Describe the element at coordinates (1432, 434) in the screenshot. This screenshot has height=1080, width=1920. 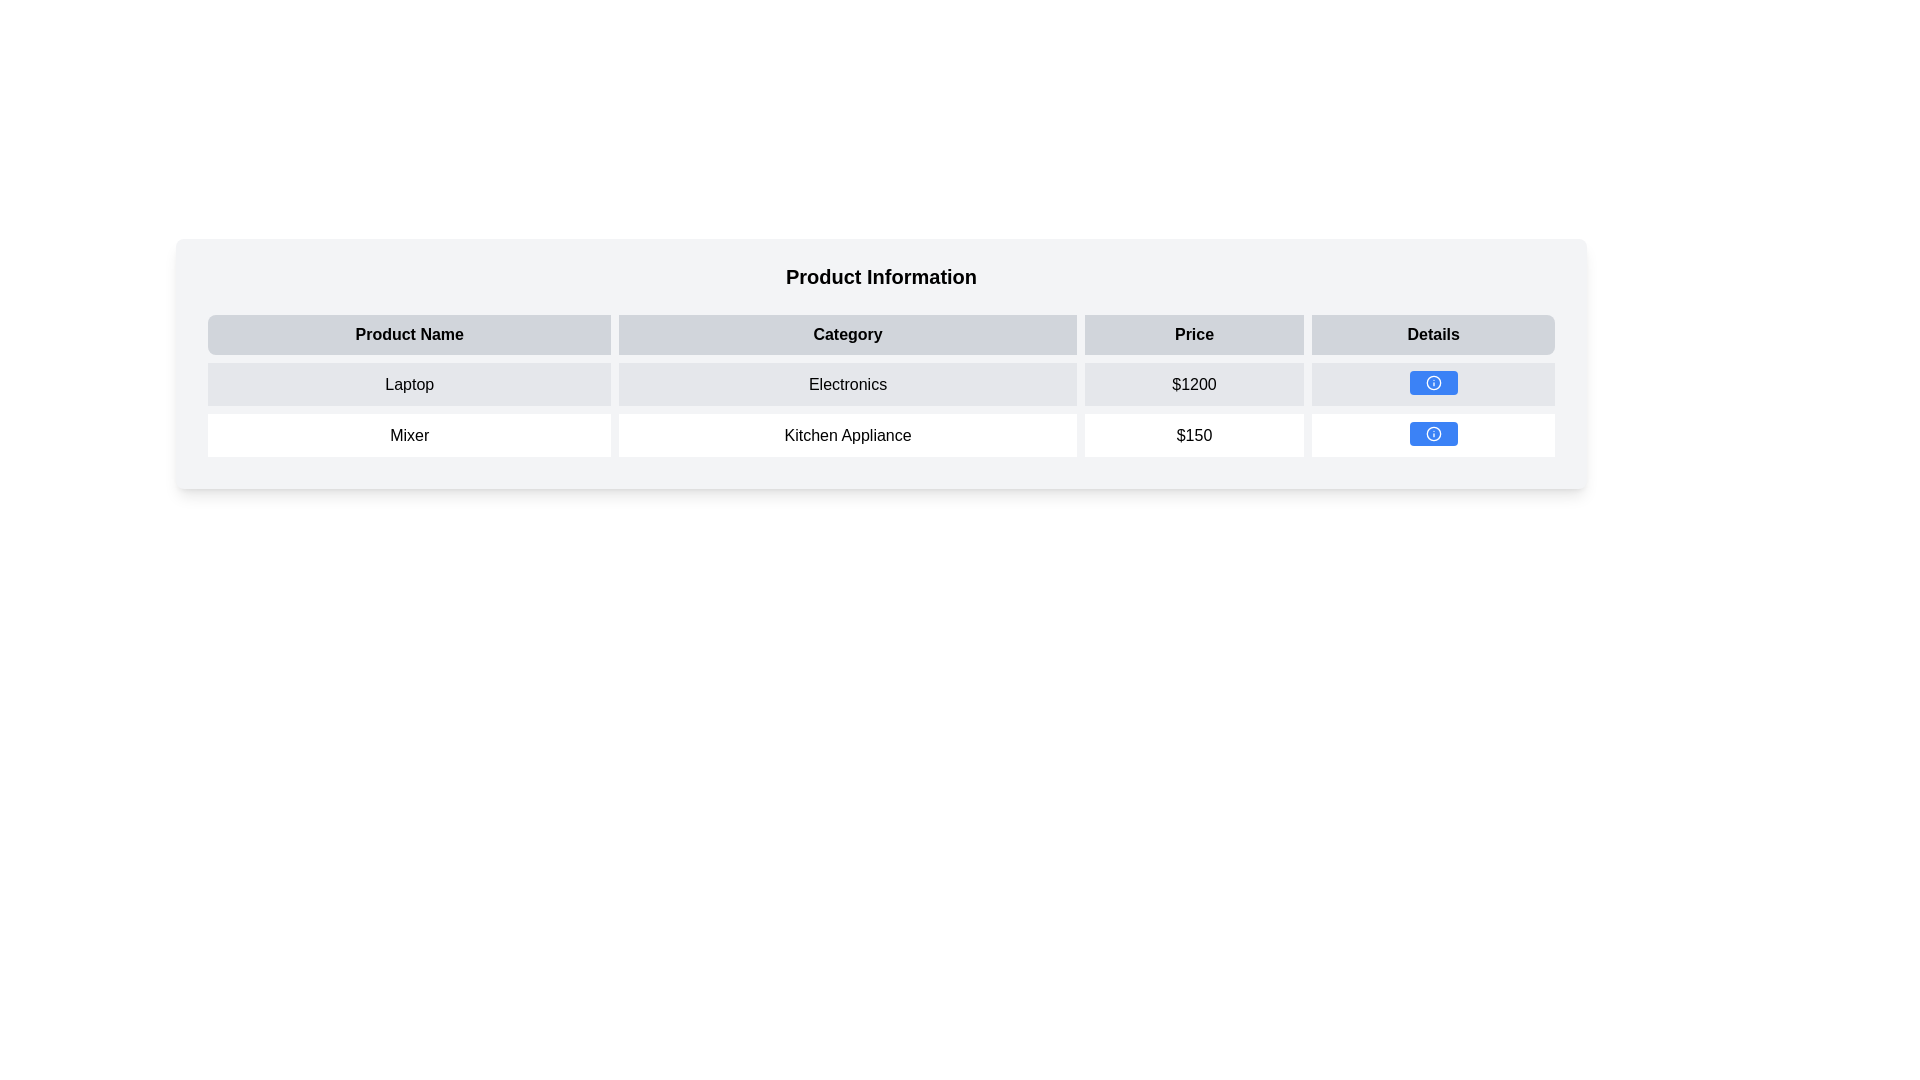
I see `the button in the 'Details' column of the 'Mixer' product row` at that location.